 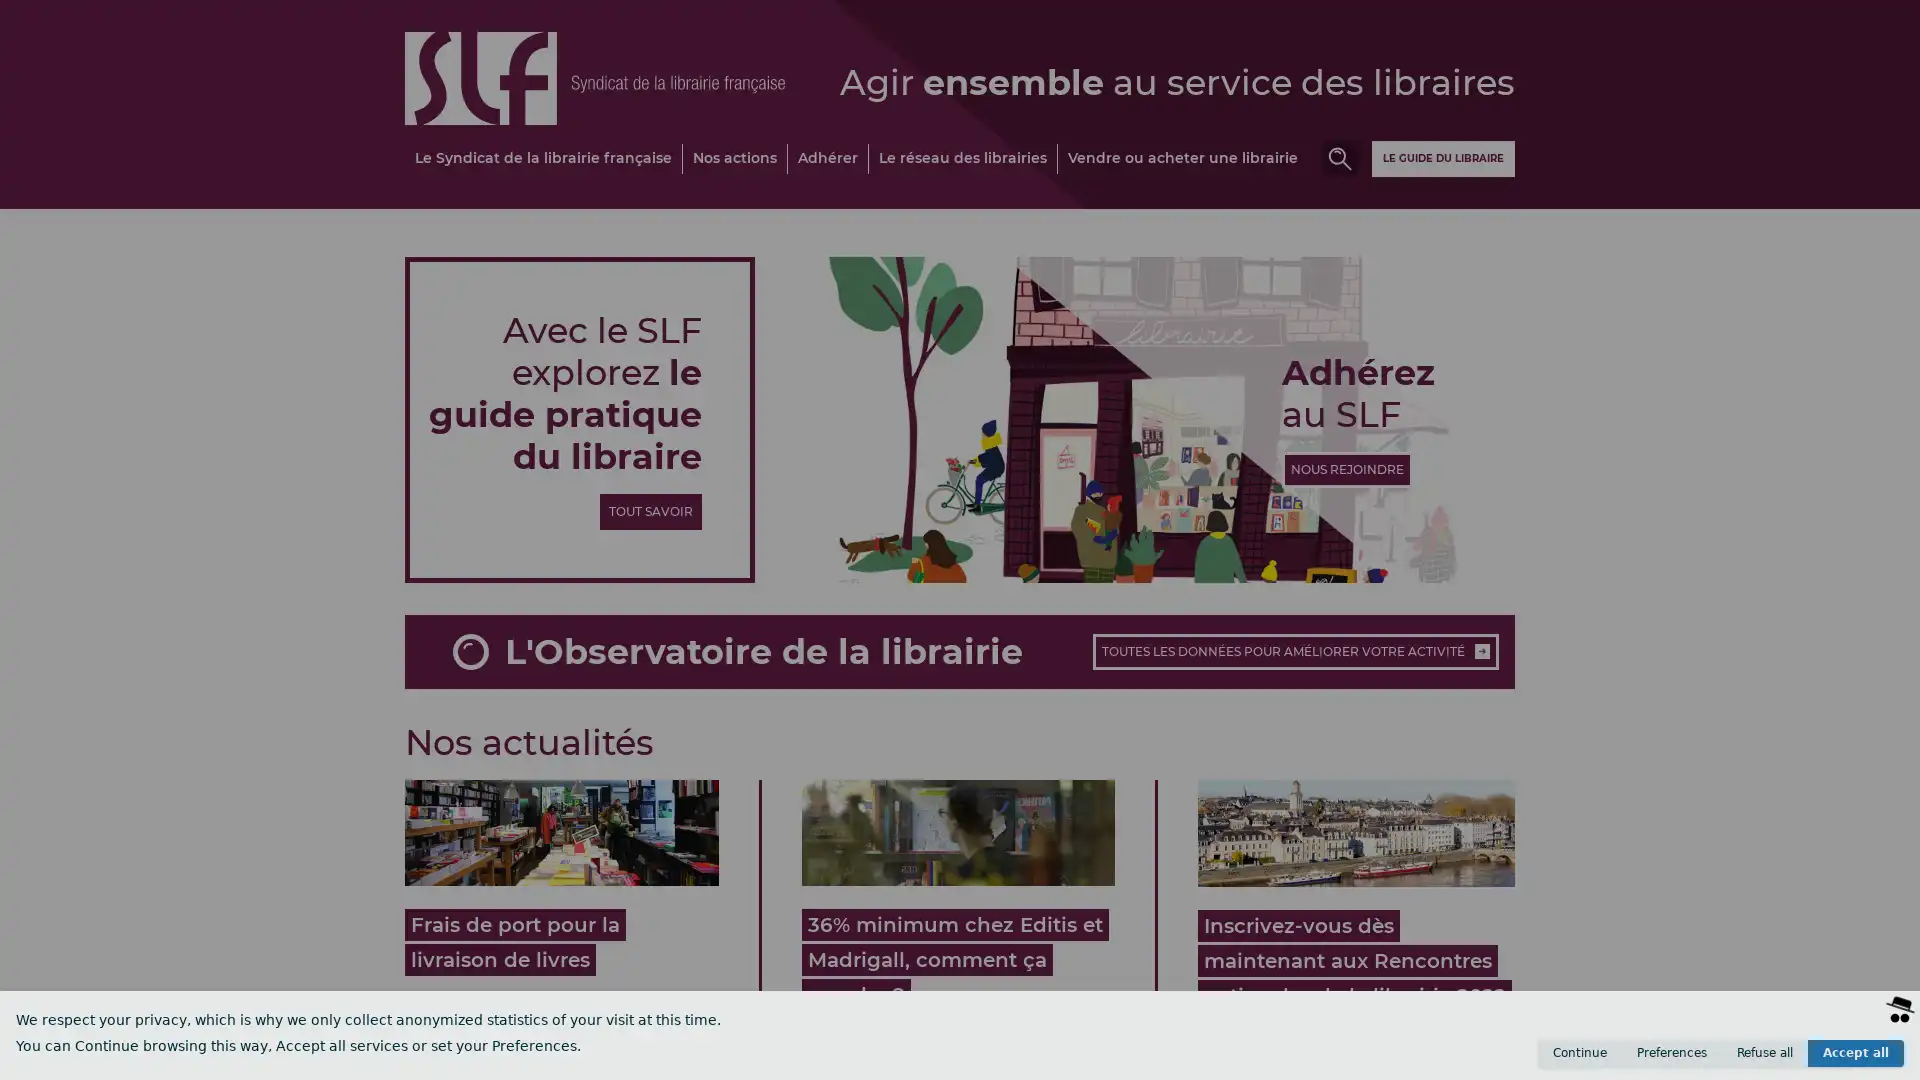 What do you see at coordinates (1871, 1059) in the screenshot?
I see `Save` at bounding box center [1871, 1059].